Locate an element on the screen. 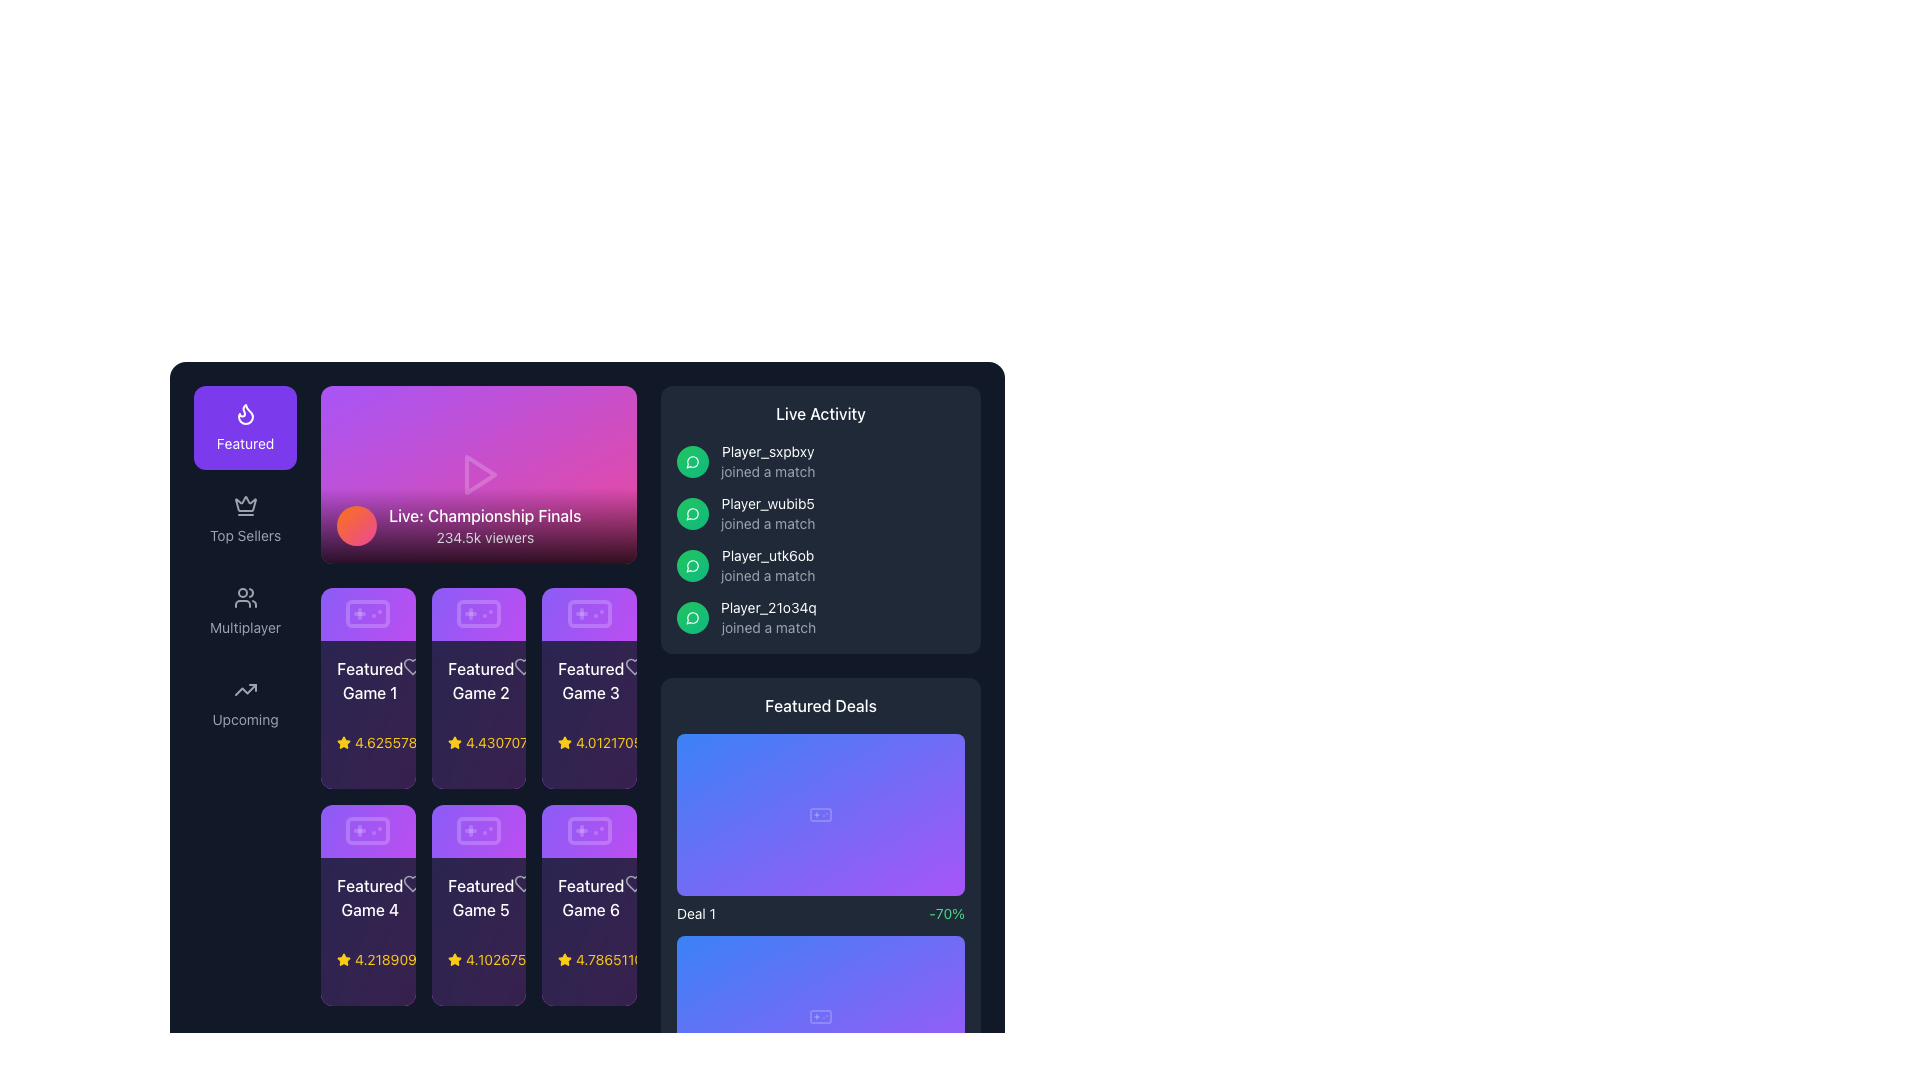 The width and height of the screenshot is (1920, 1080). the Rating Indicator for 'Featured Game 6', located in the bottom right of the card in a 3x2 grid layout is located at coordinates (588, 959).